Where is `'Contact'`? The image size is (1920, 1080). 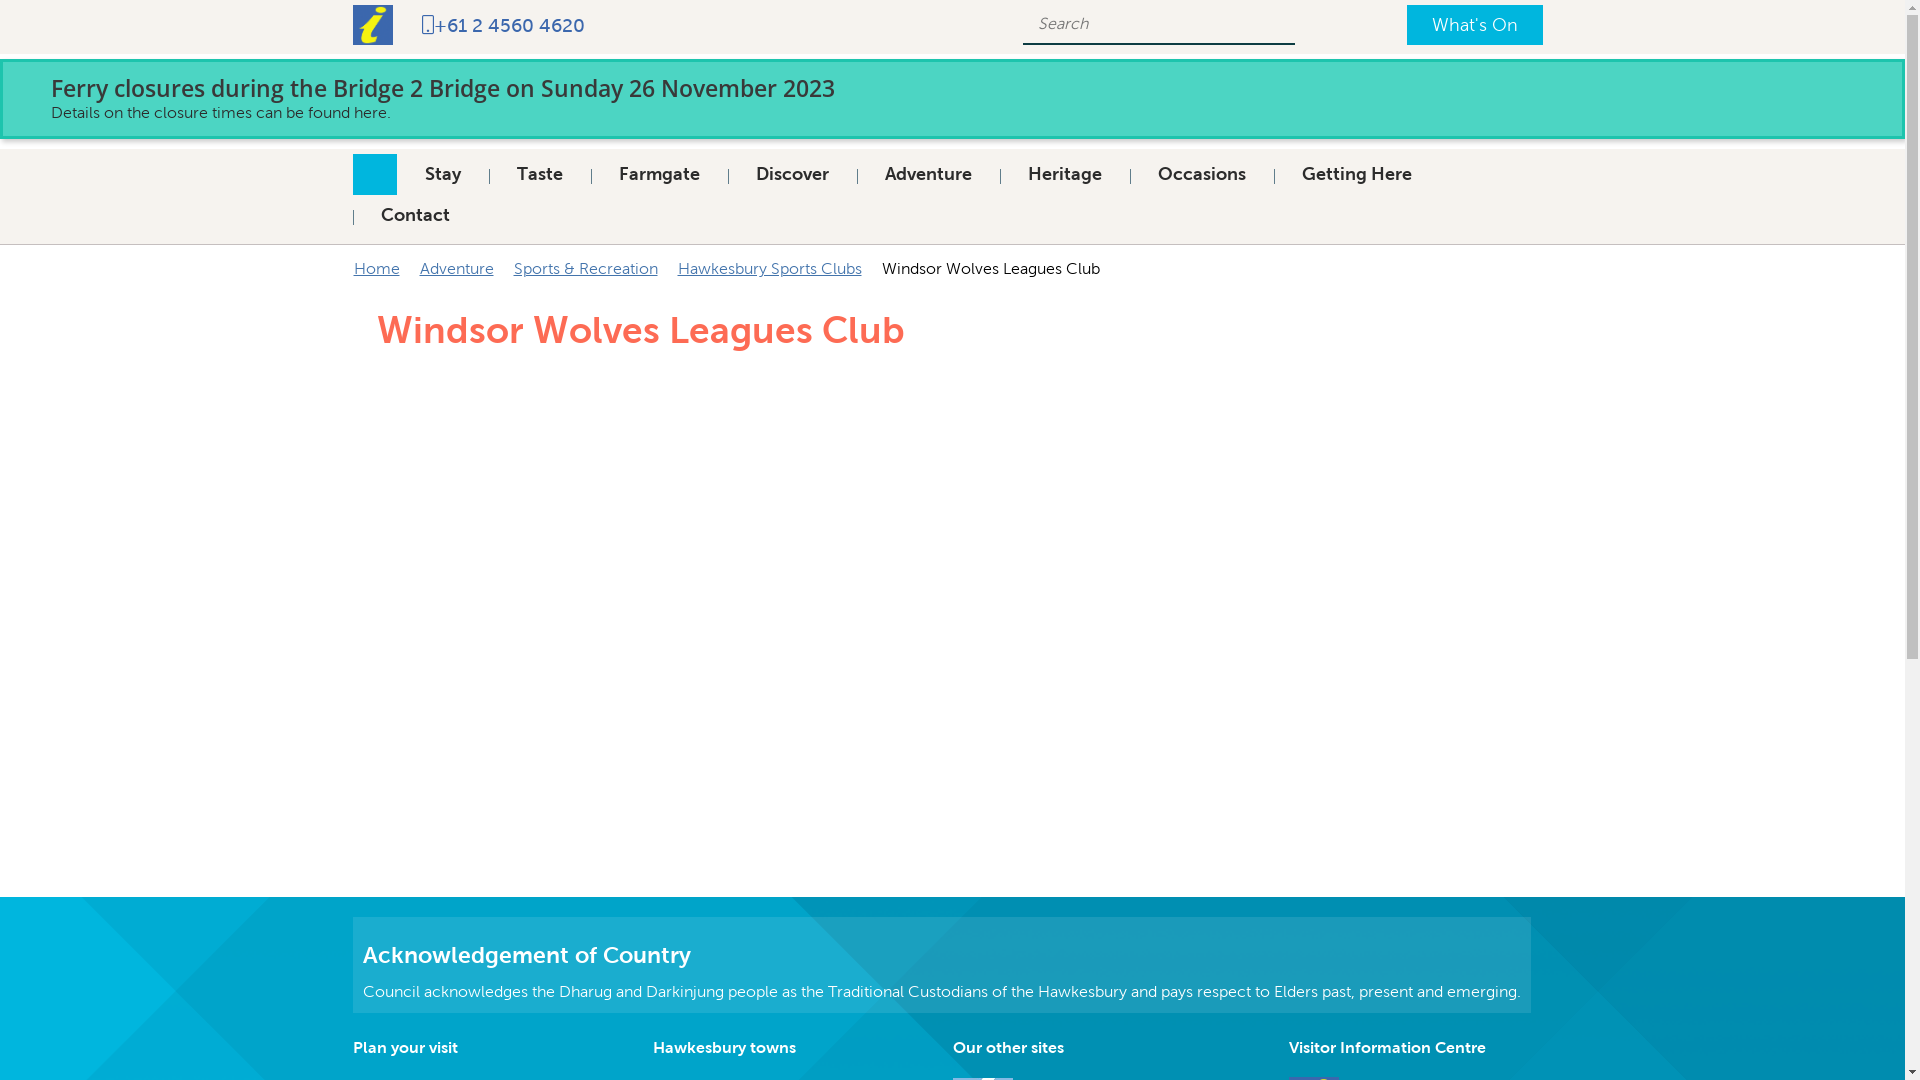
'Contact' is located at coordinates (413, 216).